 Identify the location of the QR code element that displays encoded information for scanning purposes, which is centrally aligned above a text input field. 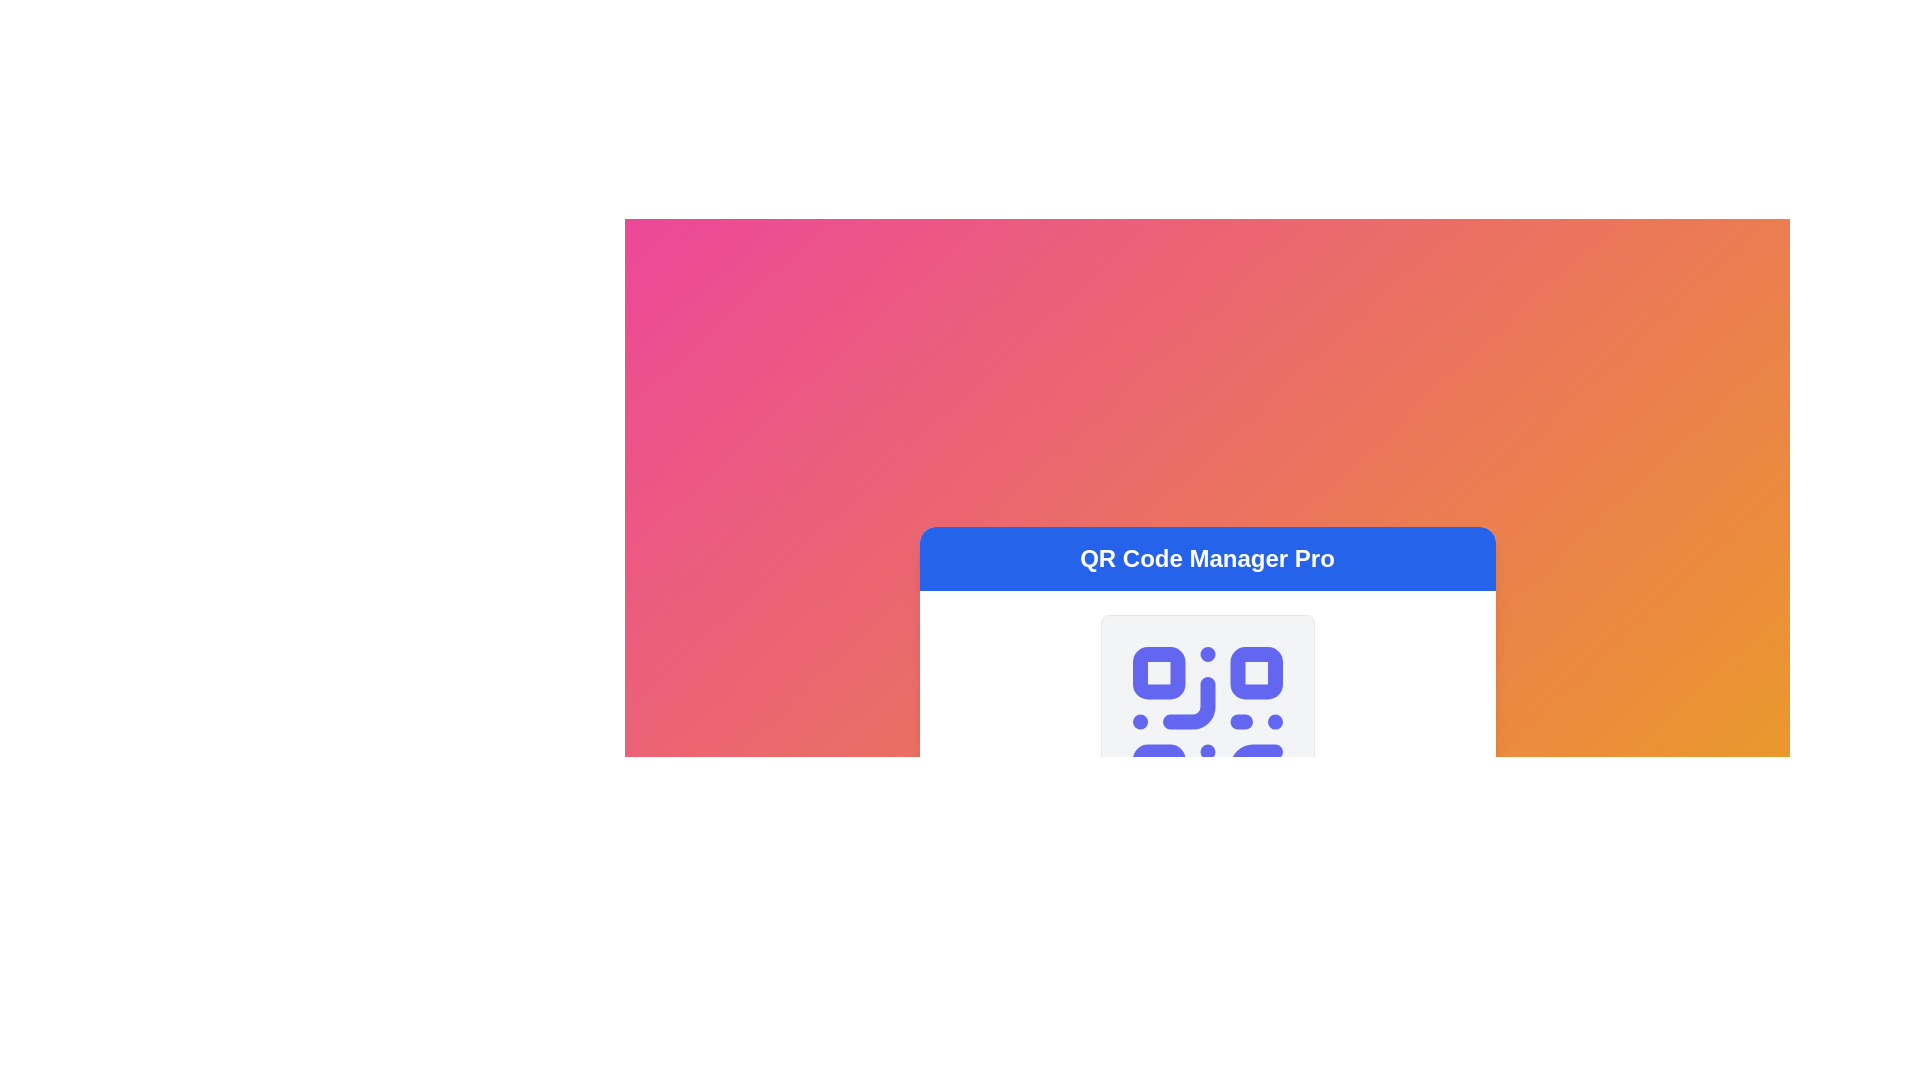
(1206, 721).